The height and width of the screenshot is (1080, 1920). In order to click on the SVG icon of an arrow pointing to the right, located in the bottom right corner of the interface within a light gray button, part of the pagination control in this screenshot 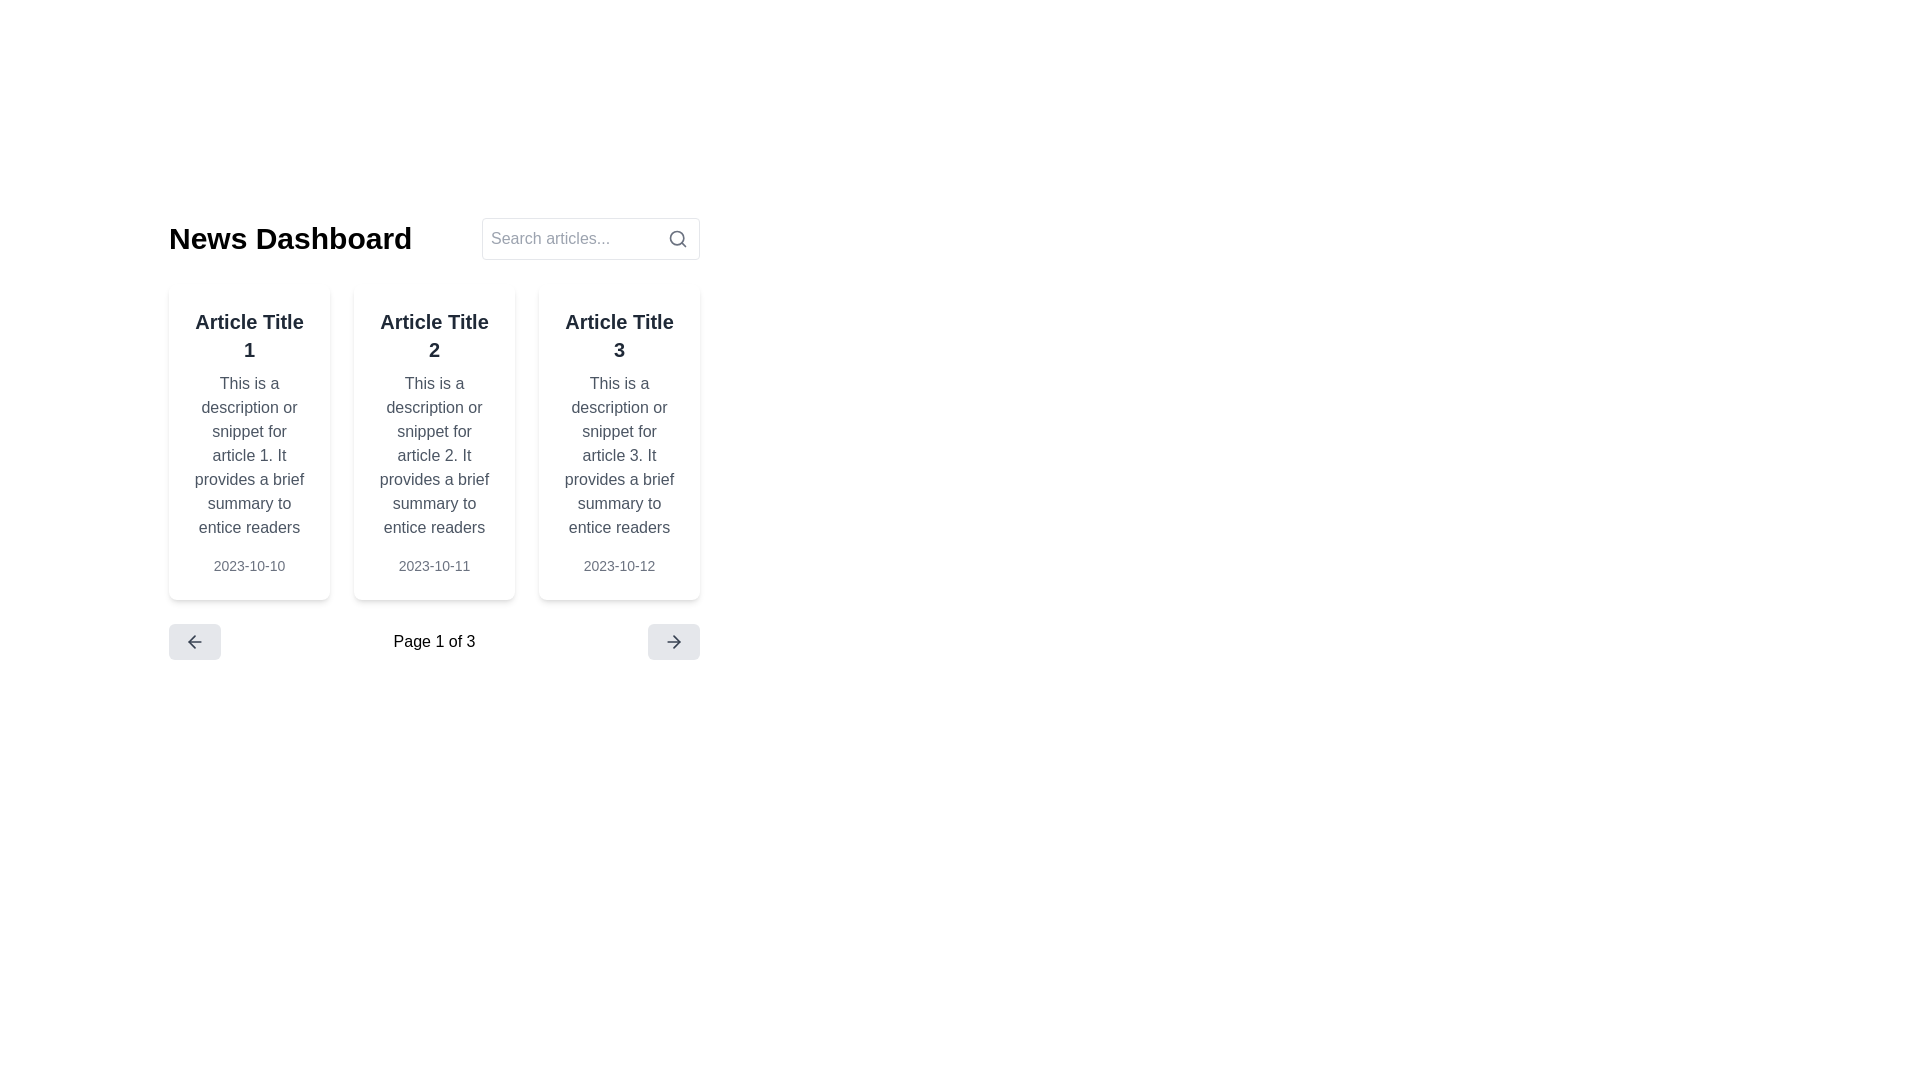, I will do `click(673, 641)`.